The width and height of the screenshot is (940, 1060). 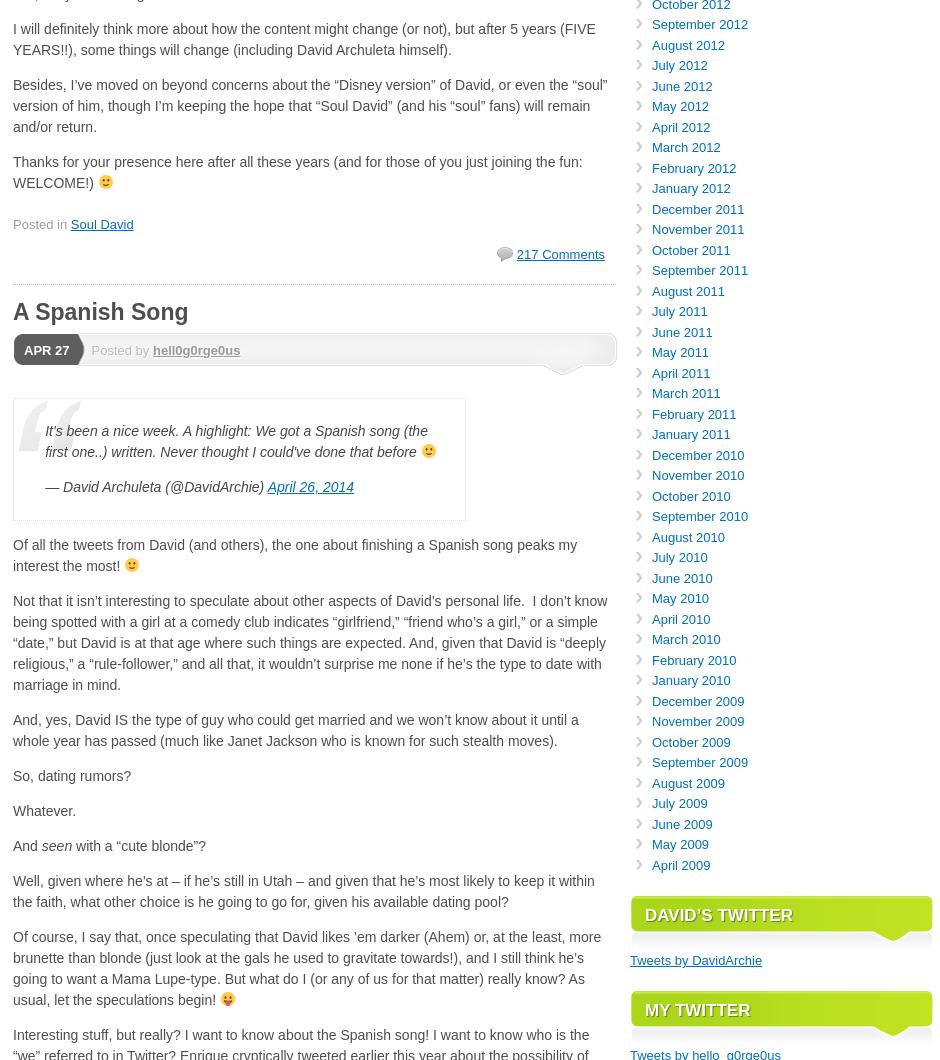 What do you see at coordinates (680, 823) in the screenshot?
I see `'June 2009'` at bounding box center [680, 823].